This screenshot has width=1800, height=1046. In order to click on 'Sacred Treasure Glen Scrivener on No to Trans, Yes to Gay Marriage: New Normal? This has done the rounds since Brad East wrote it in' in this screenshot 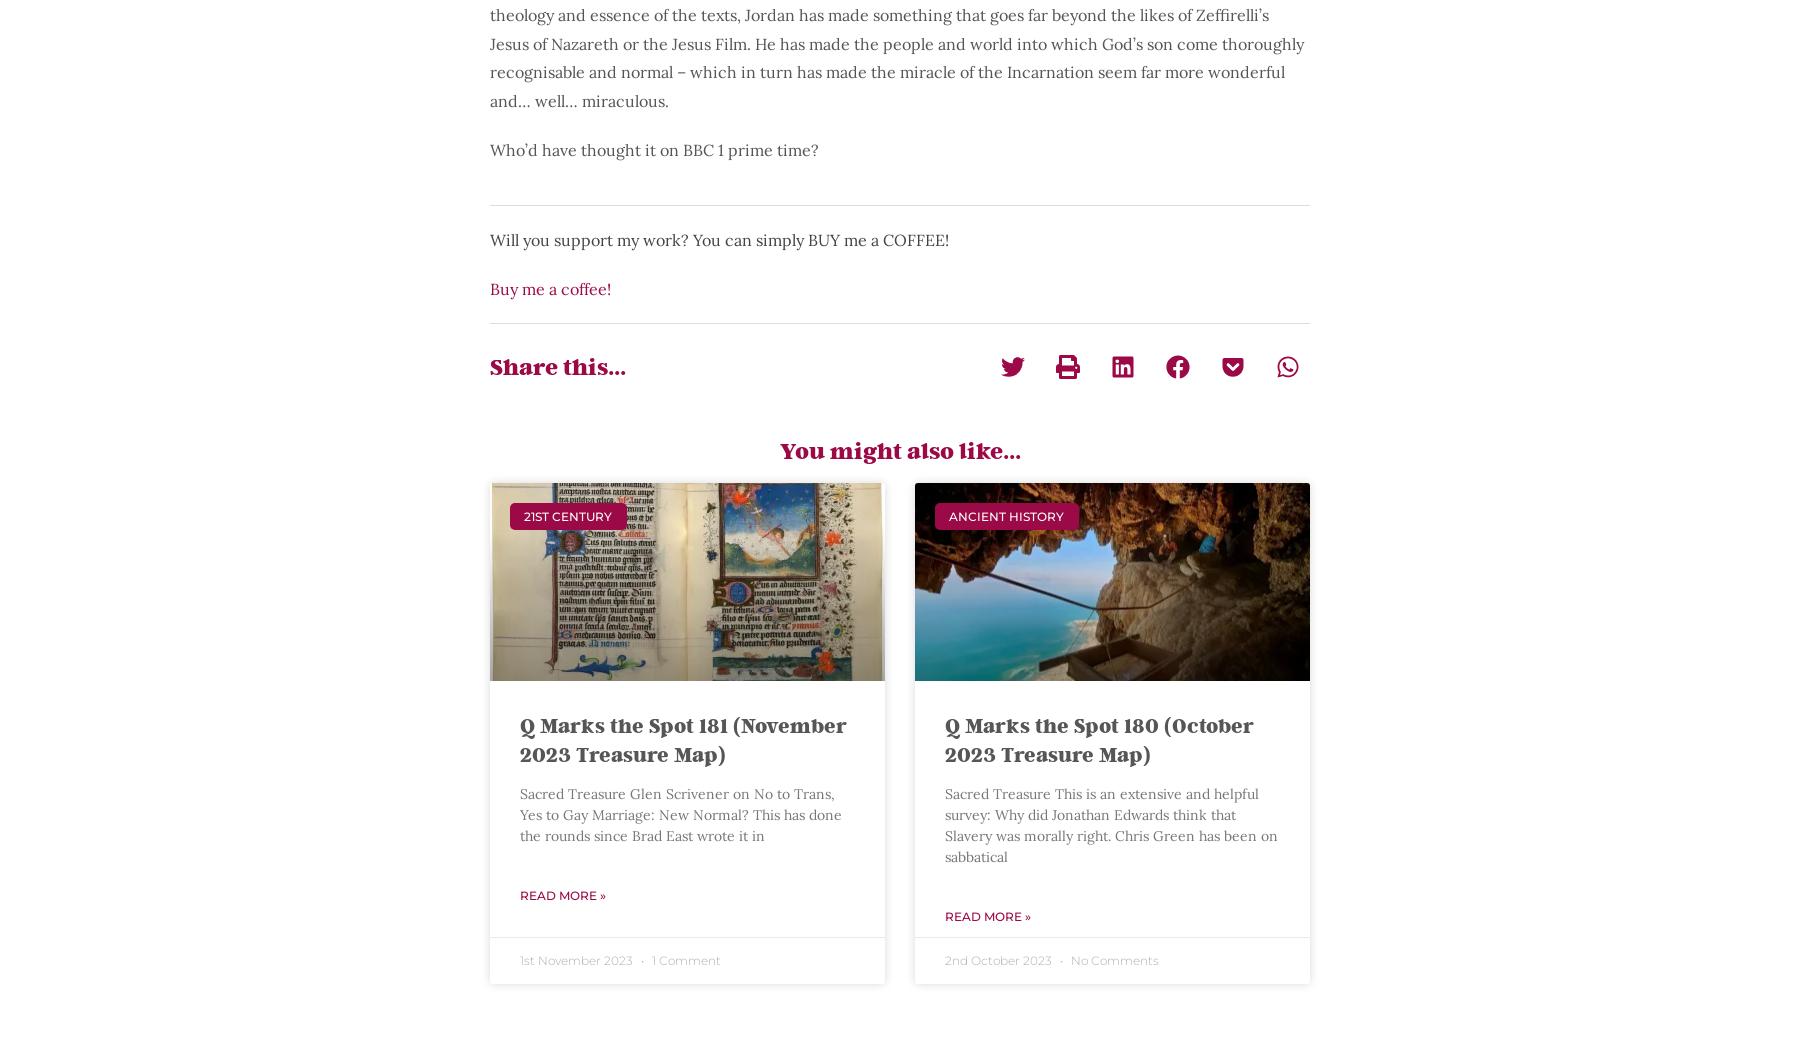, I will do `click(519, 813)`.